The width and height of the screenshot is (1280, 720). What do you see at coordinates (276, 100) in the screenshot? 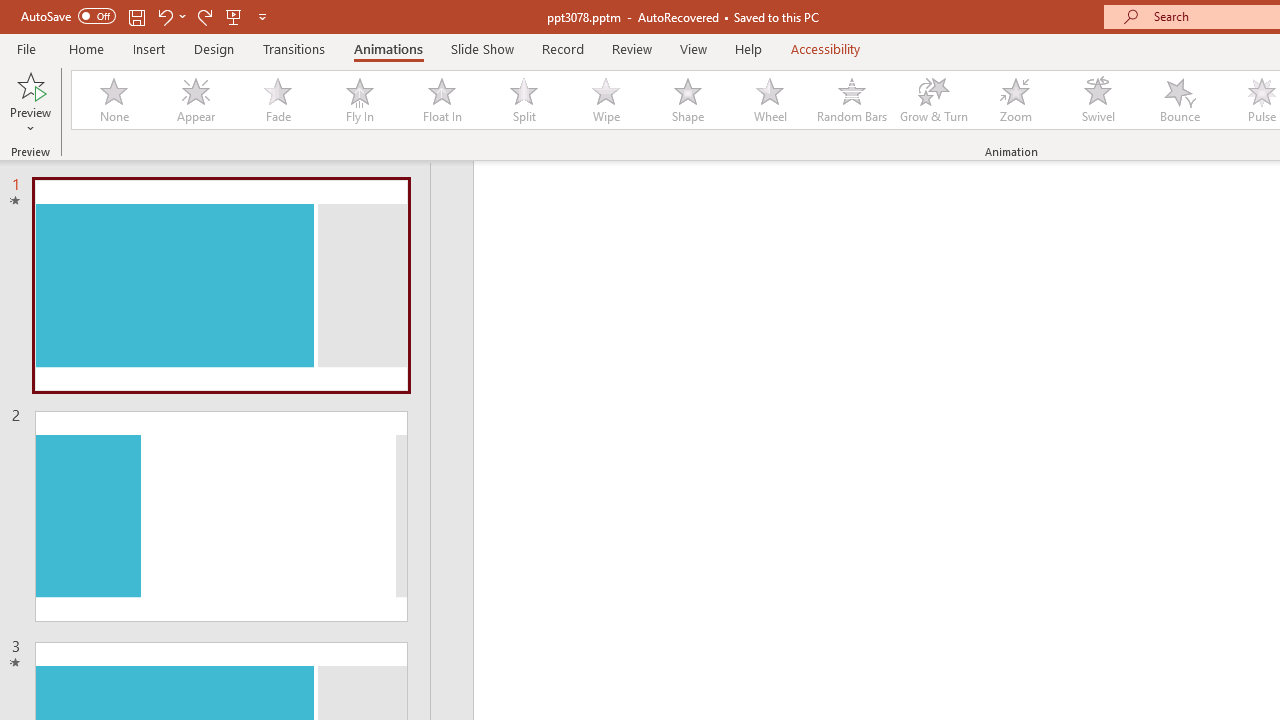
I see `'Fade'` at bounding box center [276, 100].